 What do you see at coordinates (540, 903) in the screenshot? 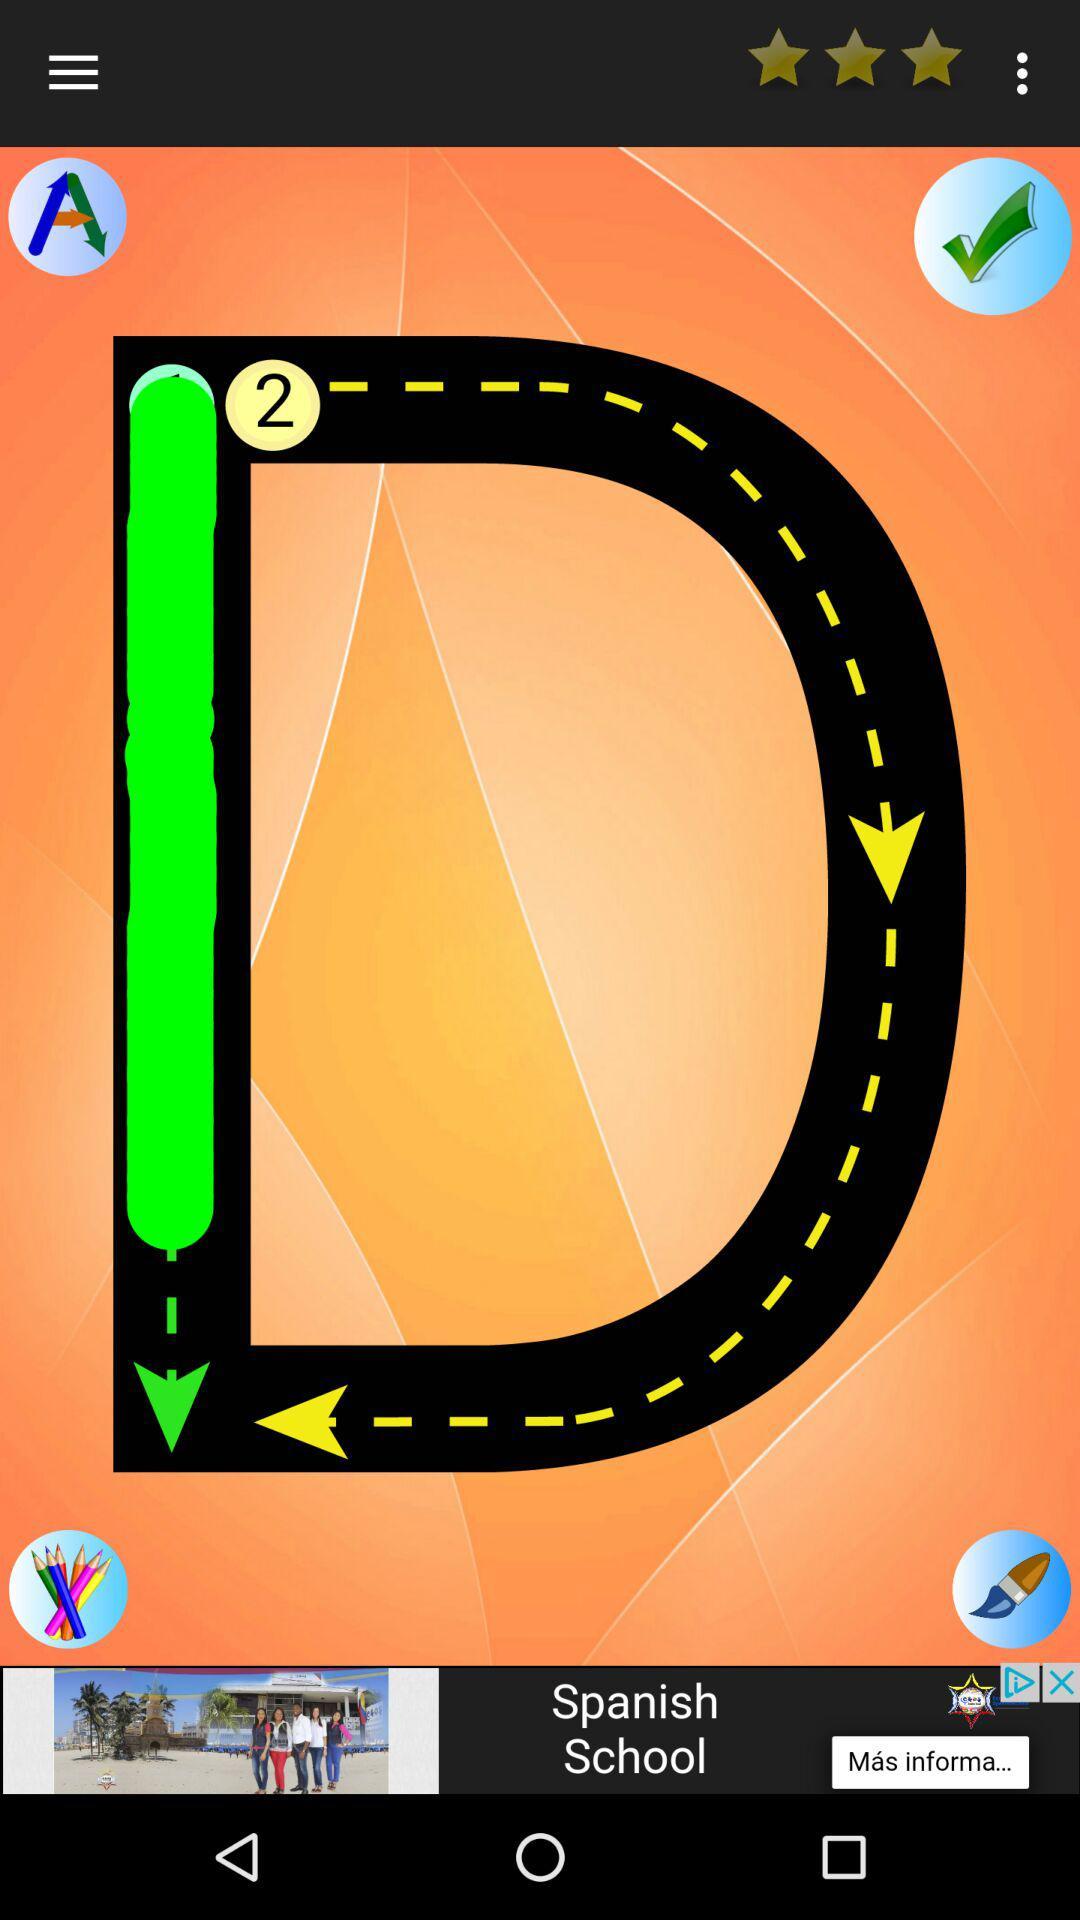
I see `main canvas` at bounding box center [540, 903].